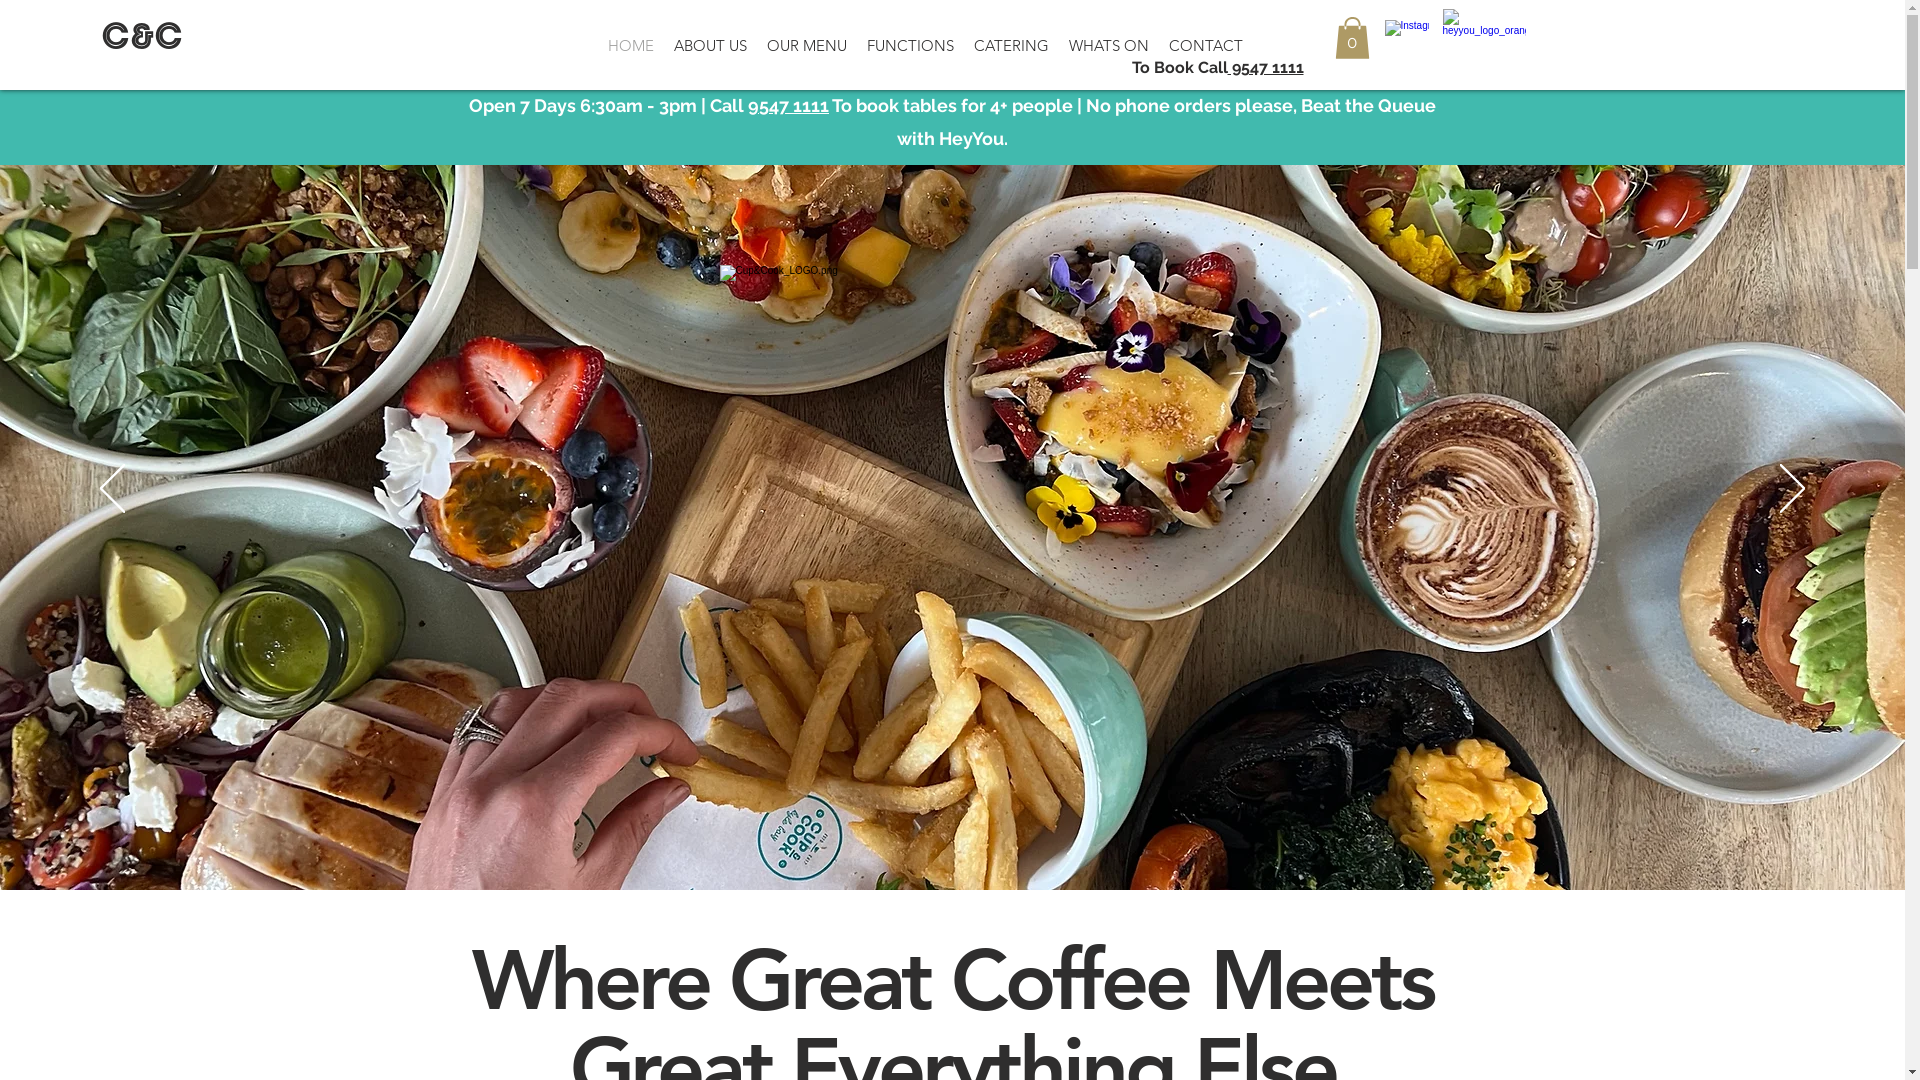 The image size is (1920, 1080). I want to click on 'CATERING', so click(1011, 45).